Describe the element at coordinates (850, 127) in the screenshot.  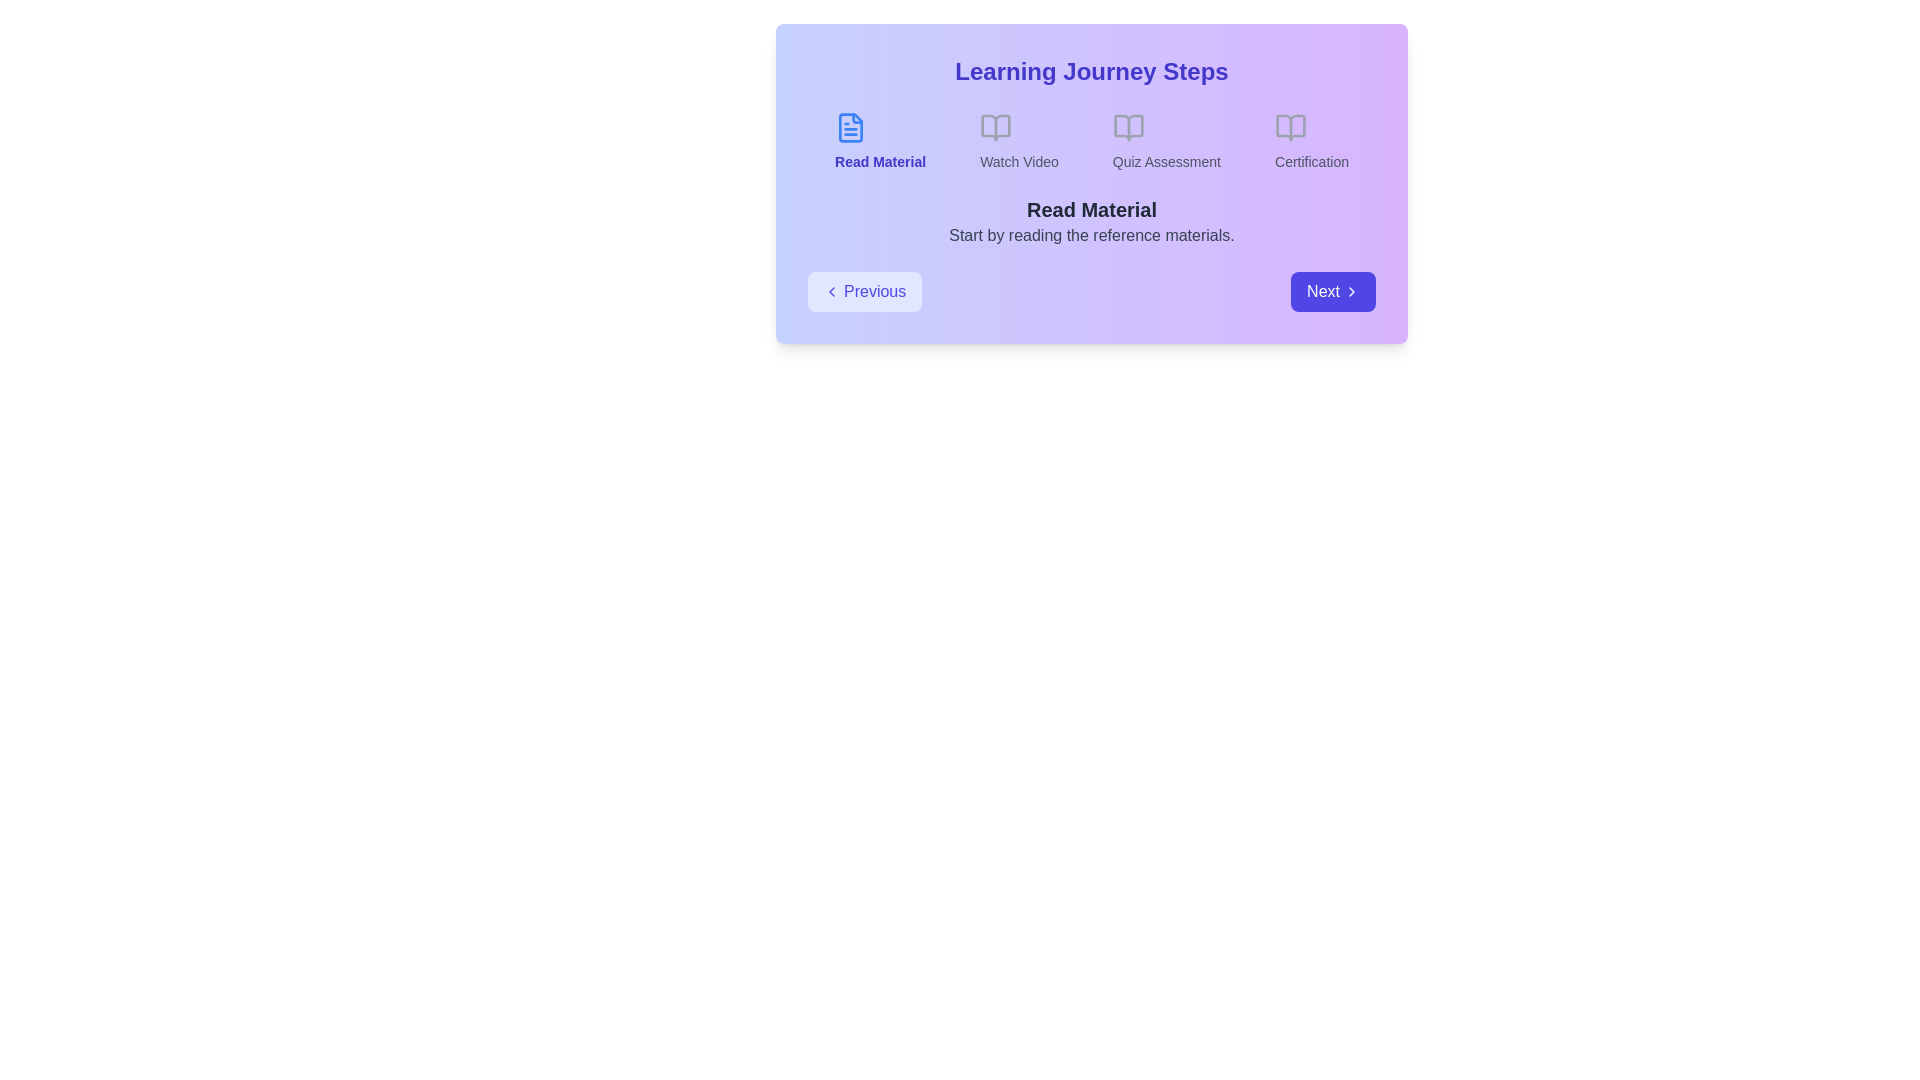
I see `the 'Read Material' icon located at the top-left corner of the learning journey interface, positioned above the label 'Read Material'` at that location.